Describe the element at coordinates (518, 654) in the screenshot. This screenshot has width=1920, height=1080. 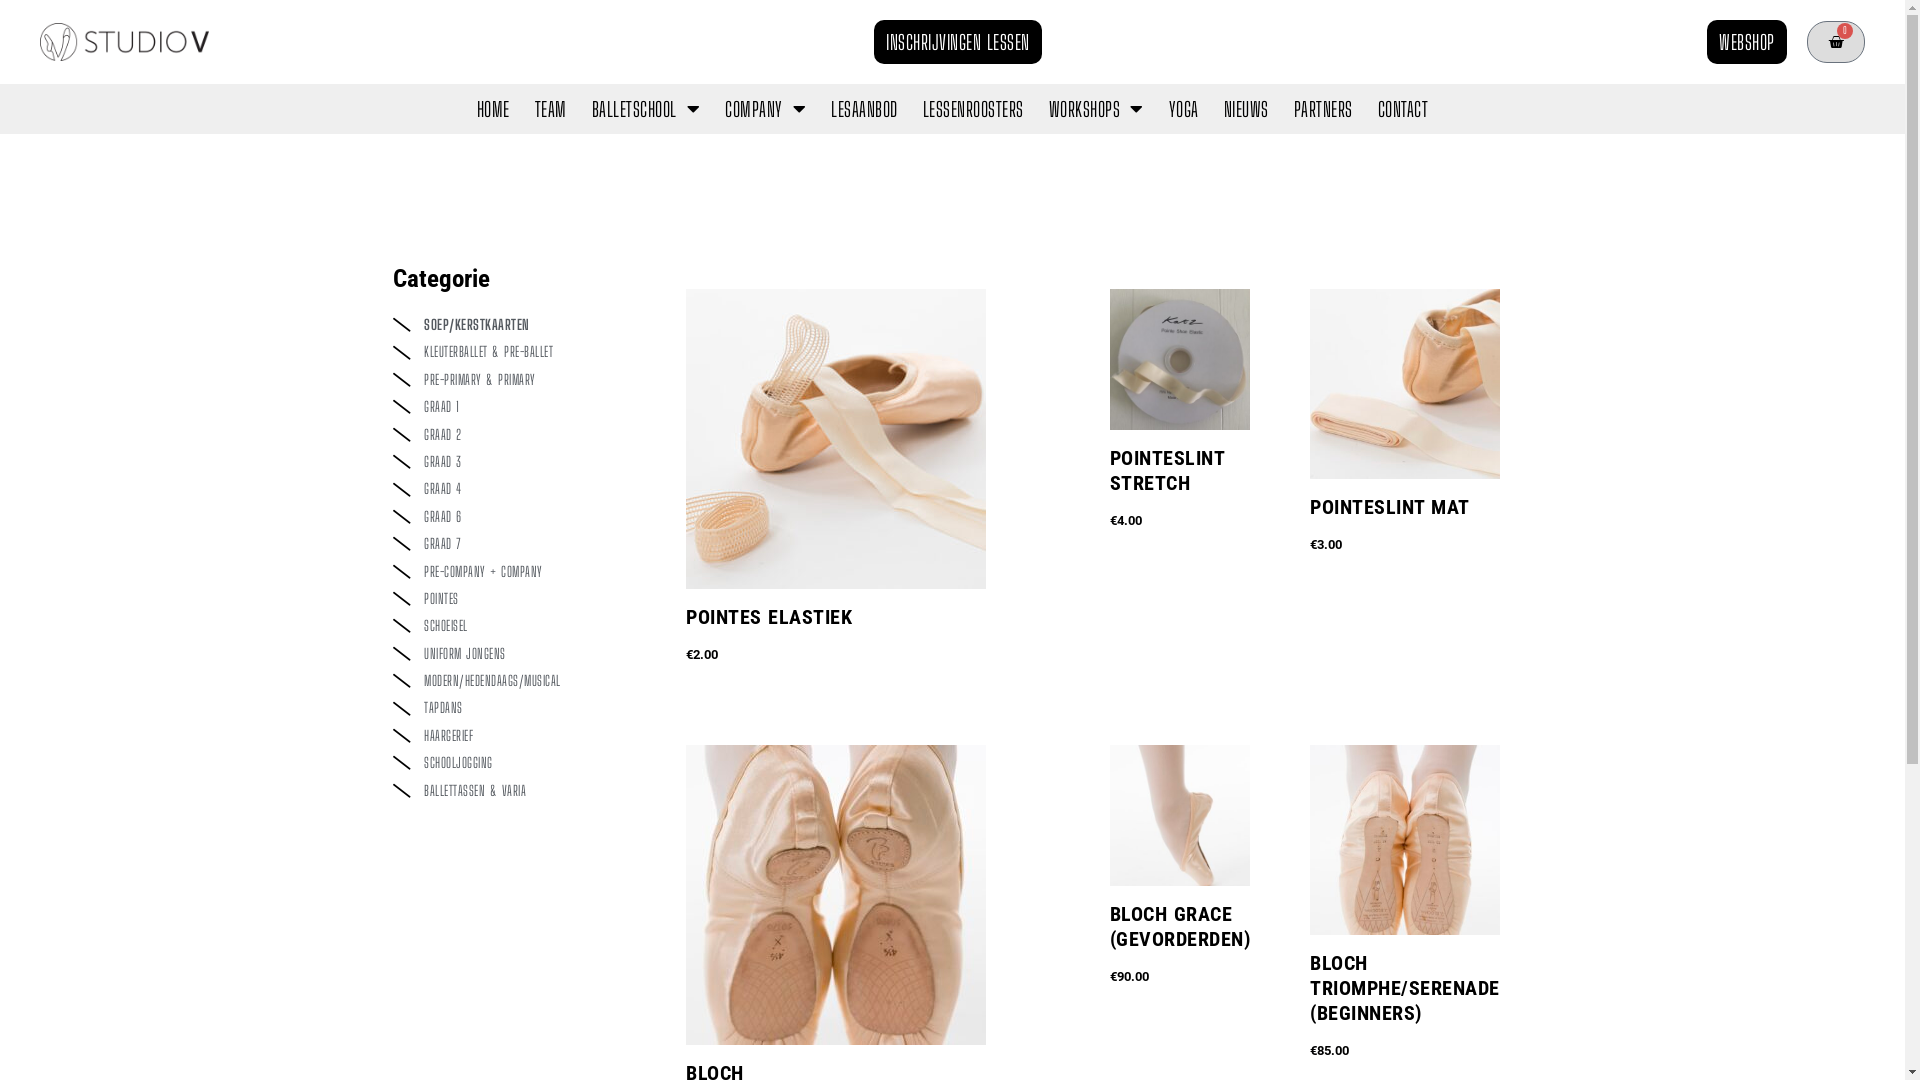
I see `'UNIFORM JONGENS'` at that location.